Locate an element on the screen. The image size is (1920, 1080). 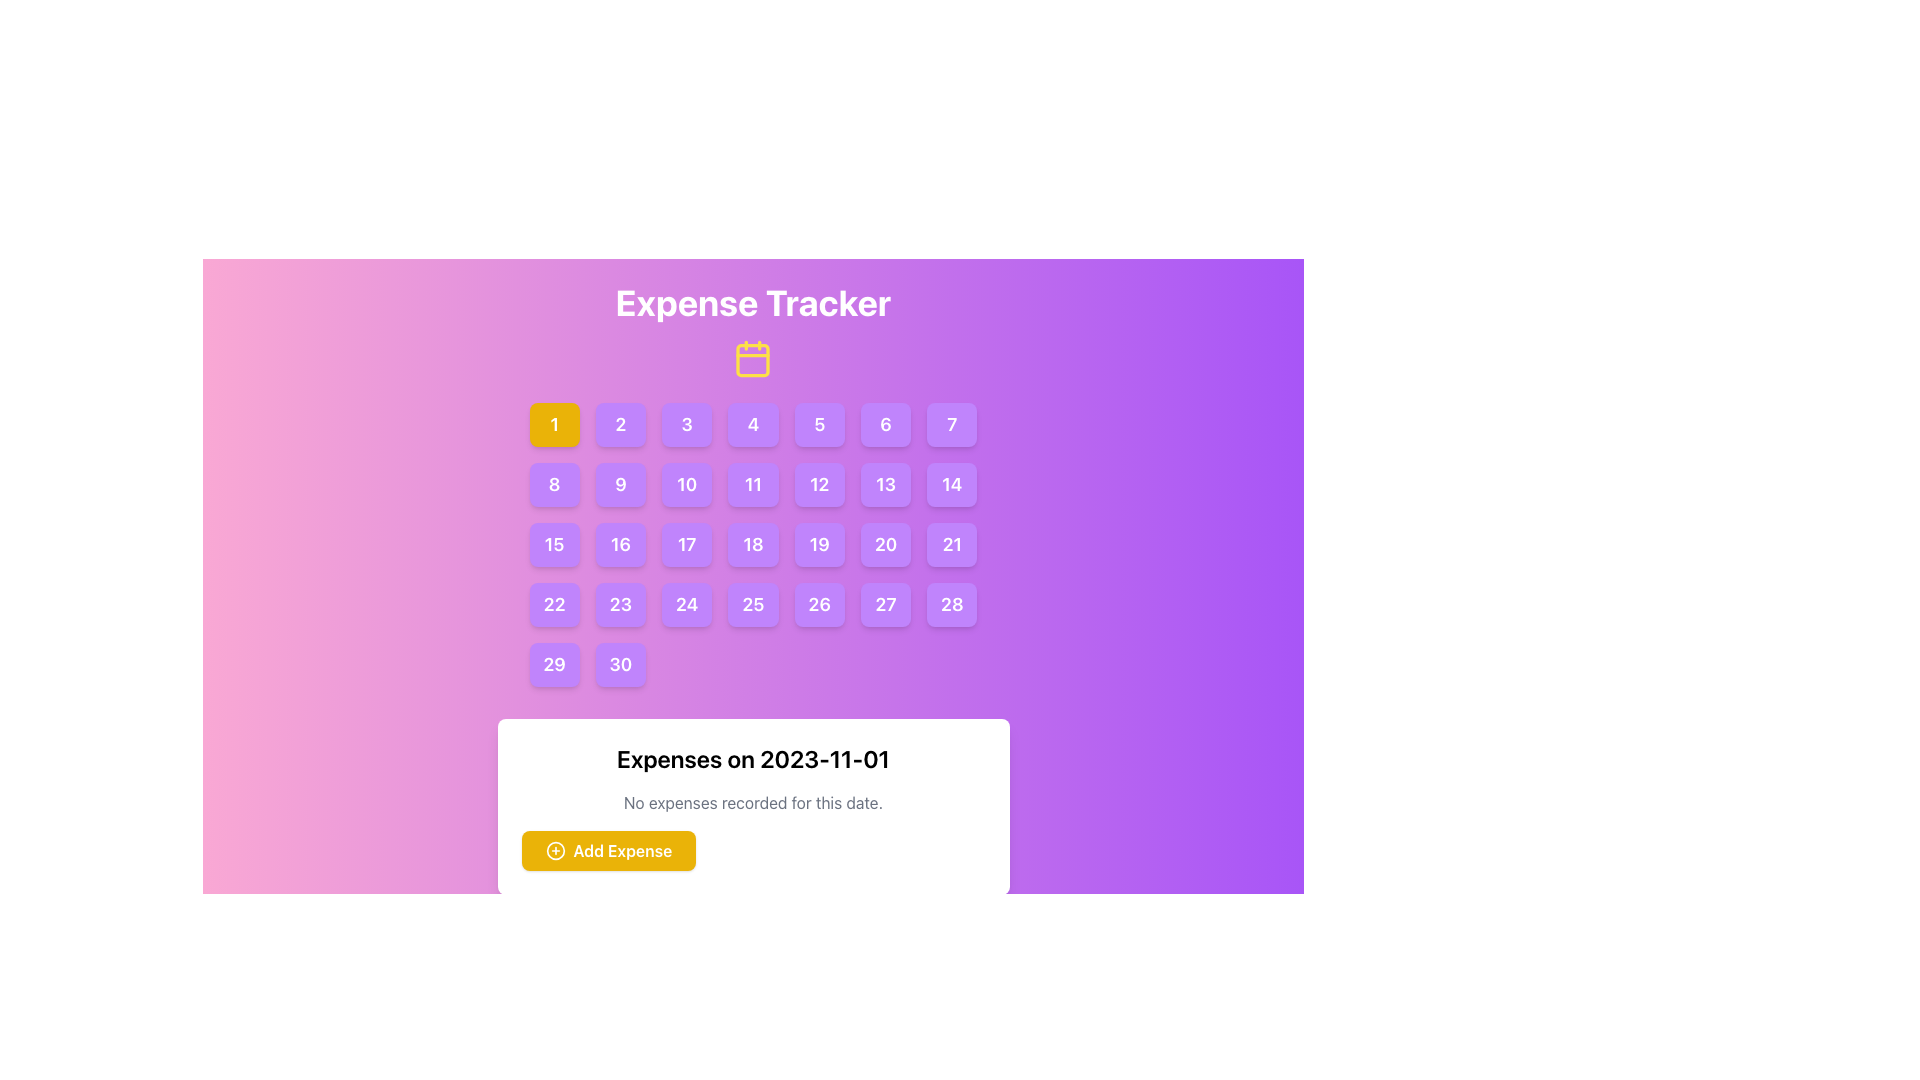
the square button with a purple background displaying the number '9' is located at coordinates (619, 485).